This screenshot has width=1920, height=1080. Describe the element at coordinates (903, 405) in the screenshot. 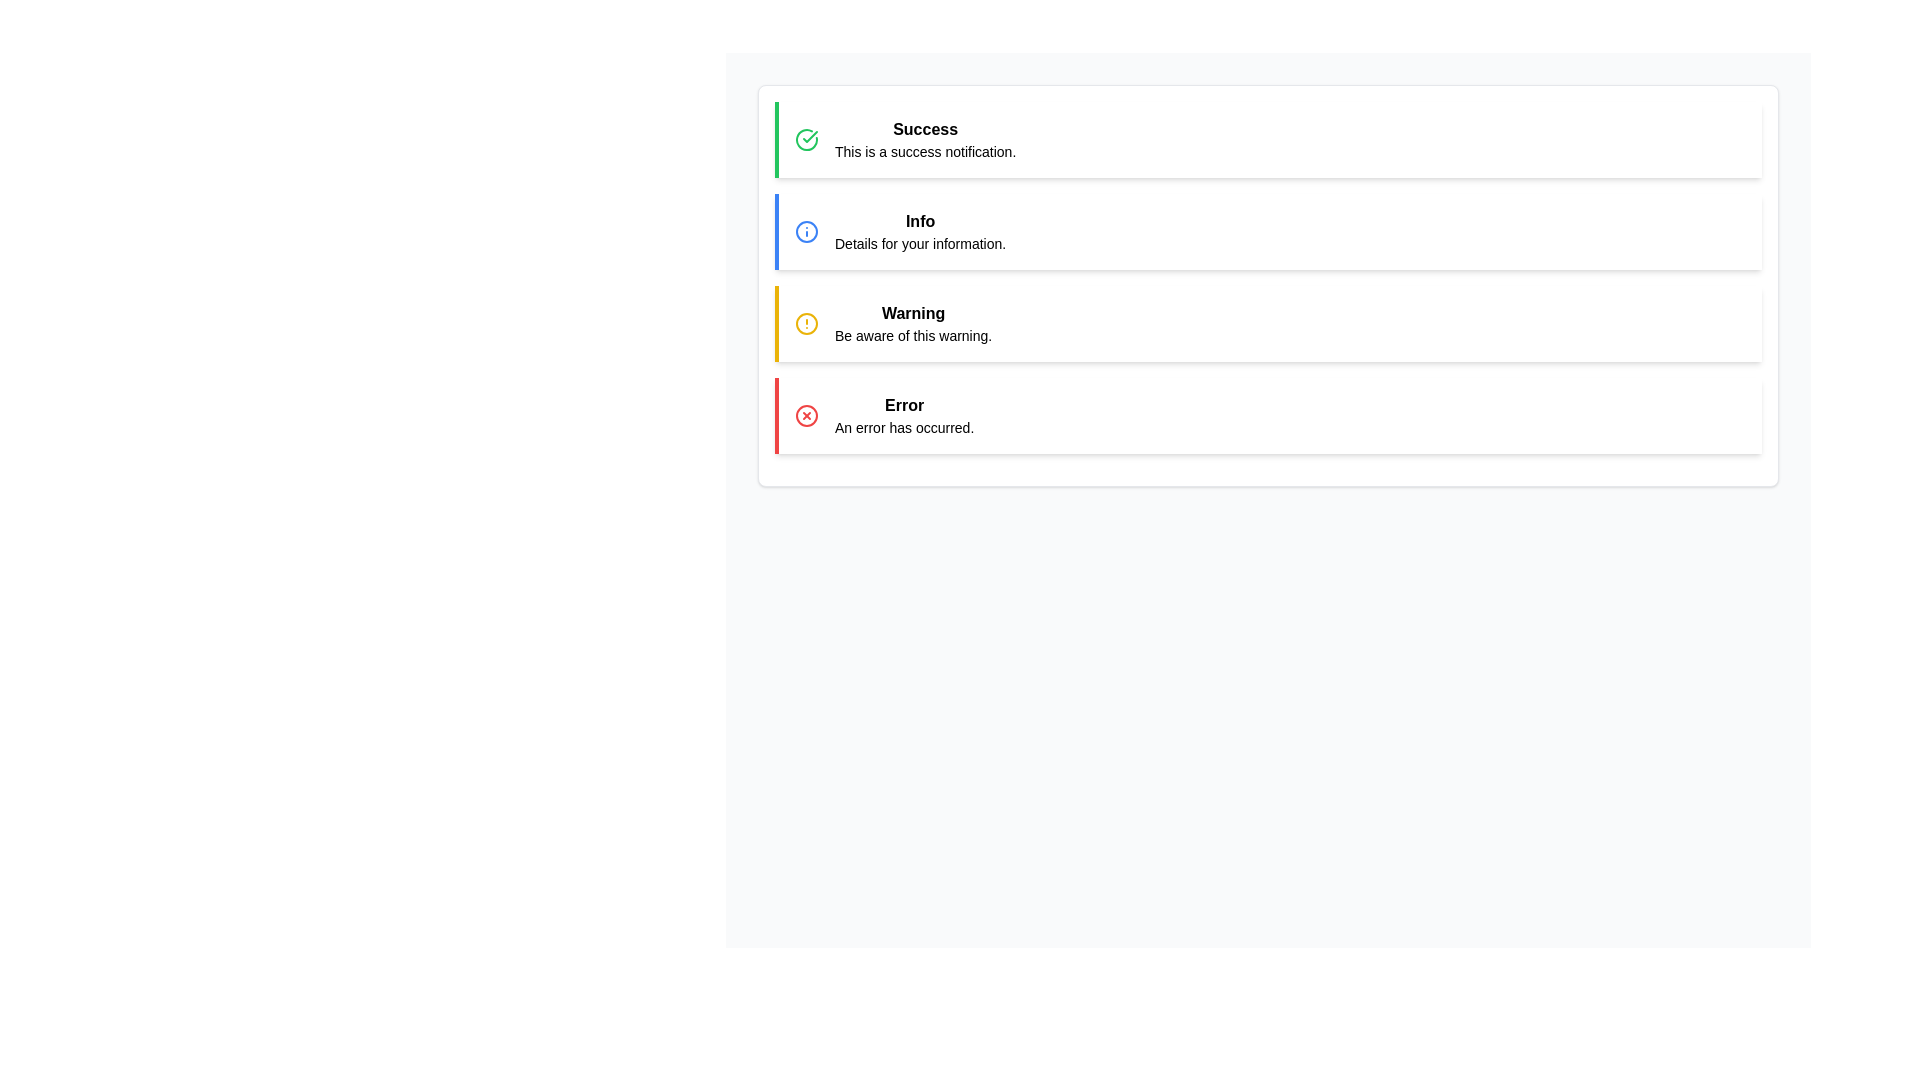

I see `the bolded 'Error' text element located at the top of the notification box to trigger tooltips or visual responses` at that location.